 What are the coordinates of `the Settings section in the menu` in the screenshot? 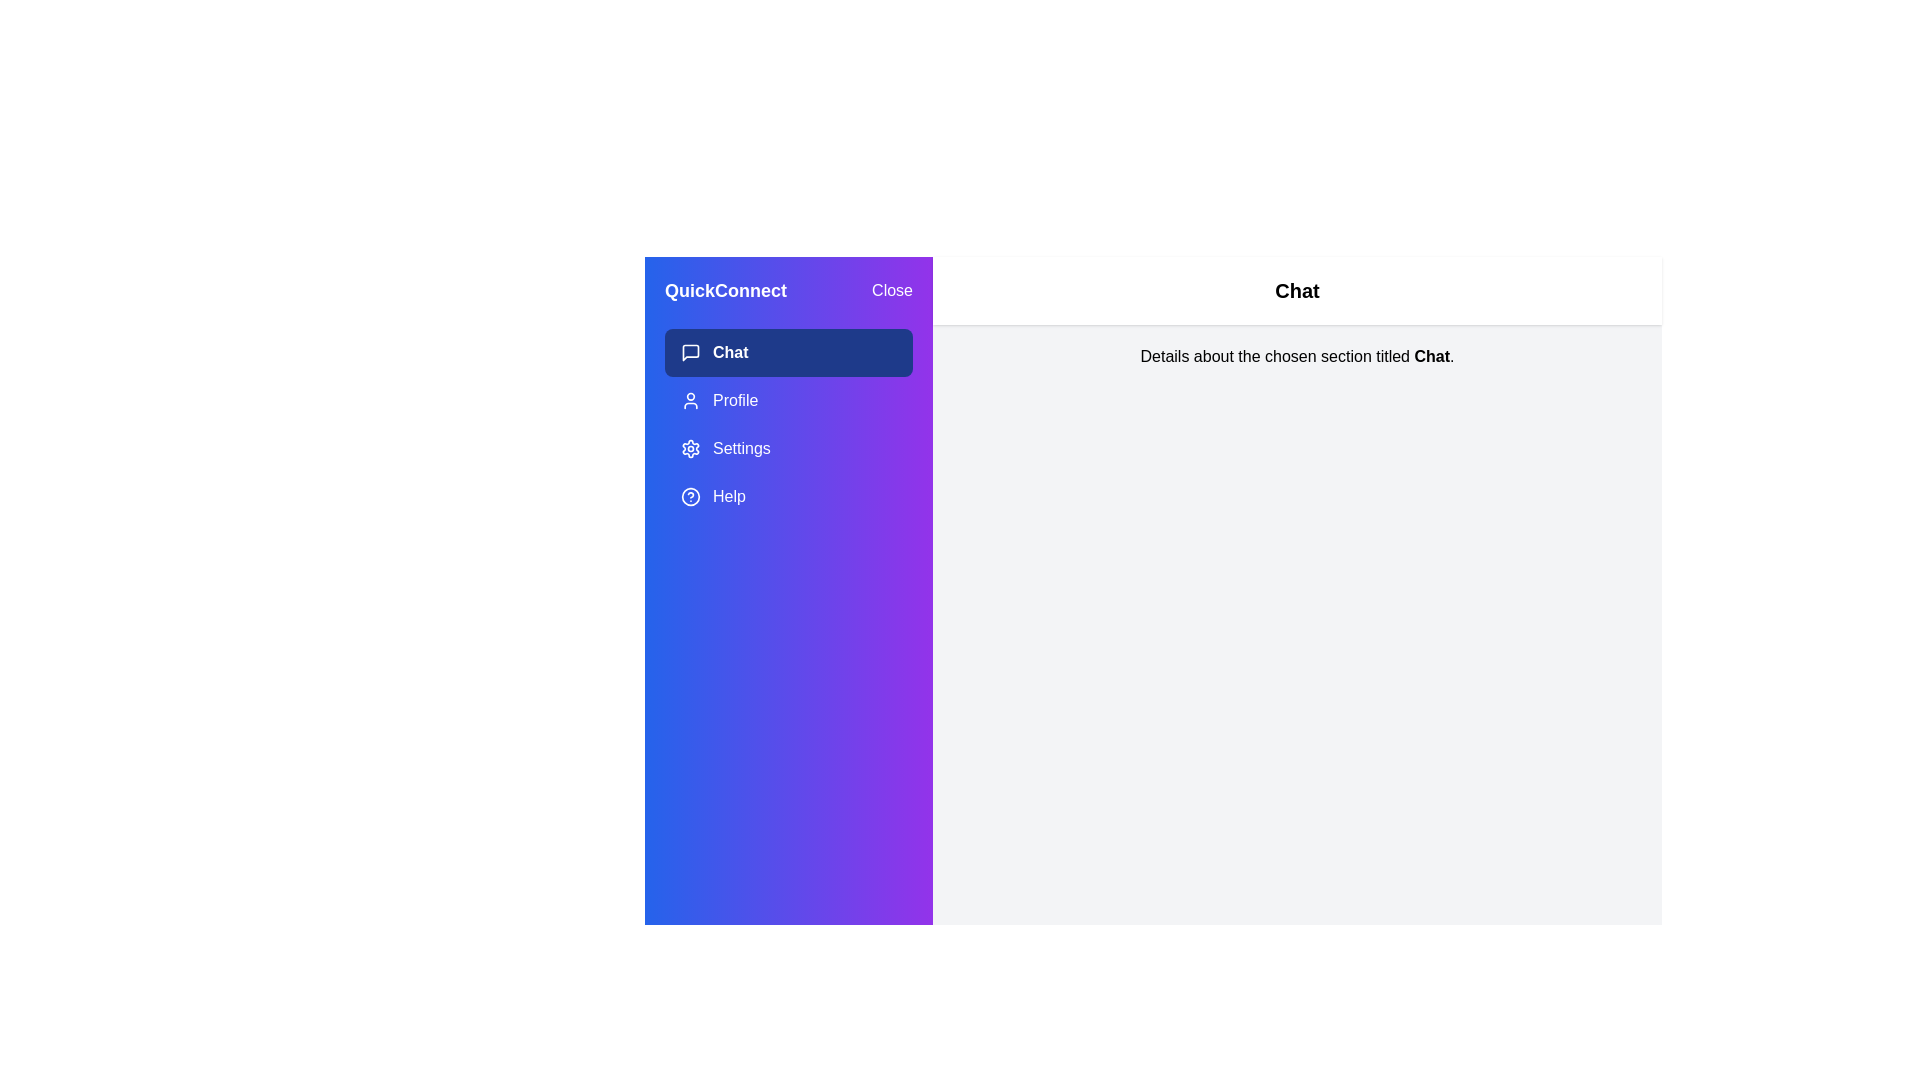 It's located at (787, 447).